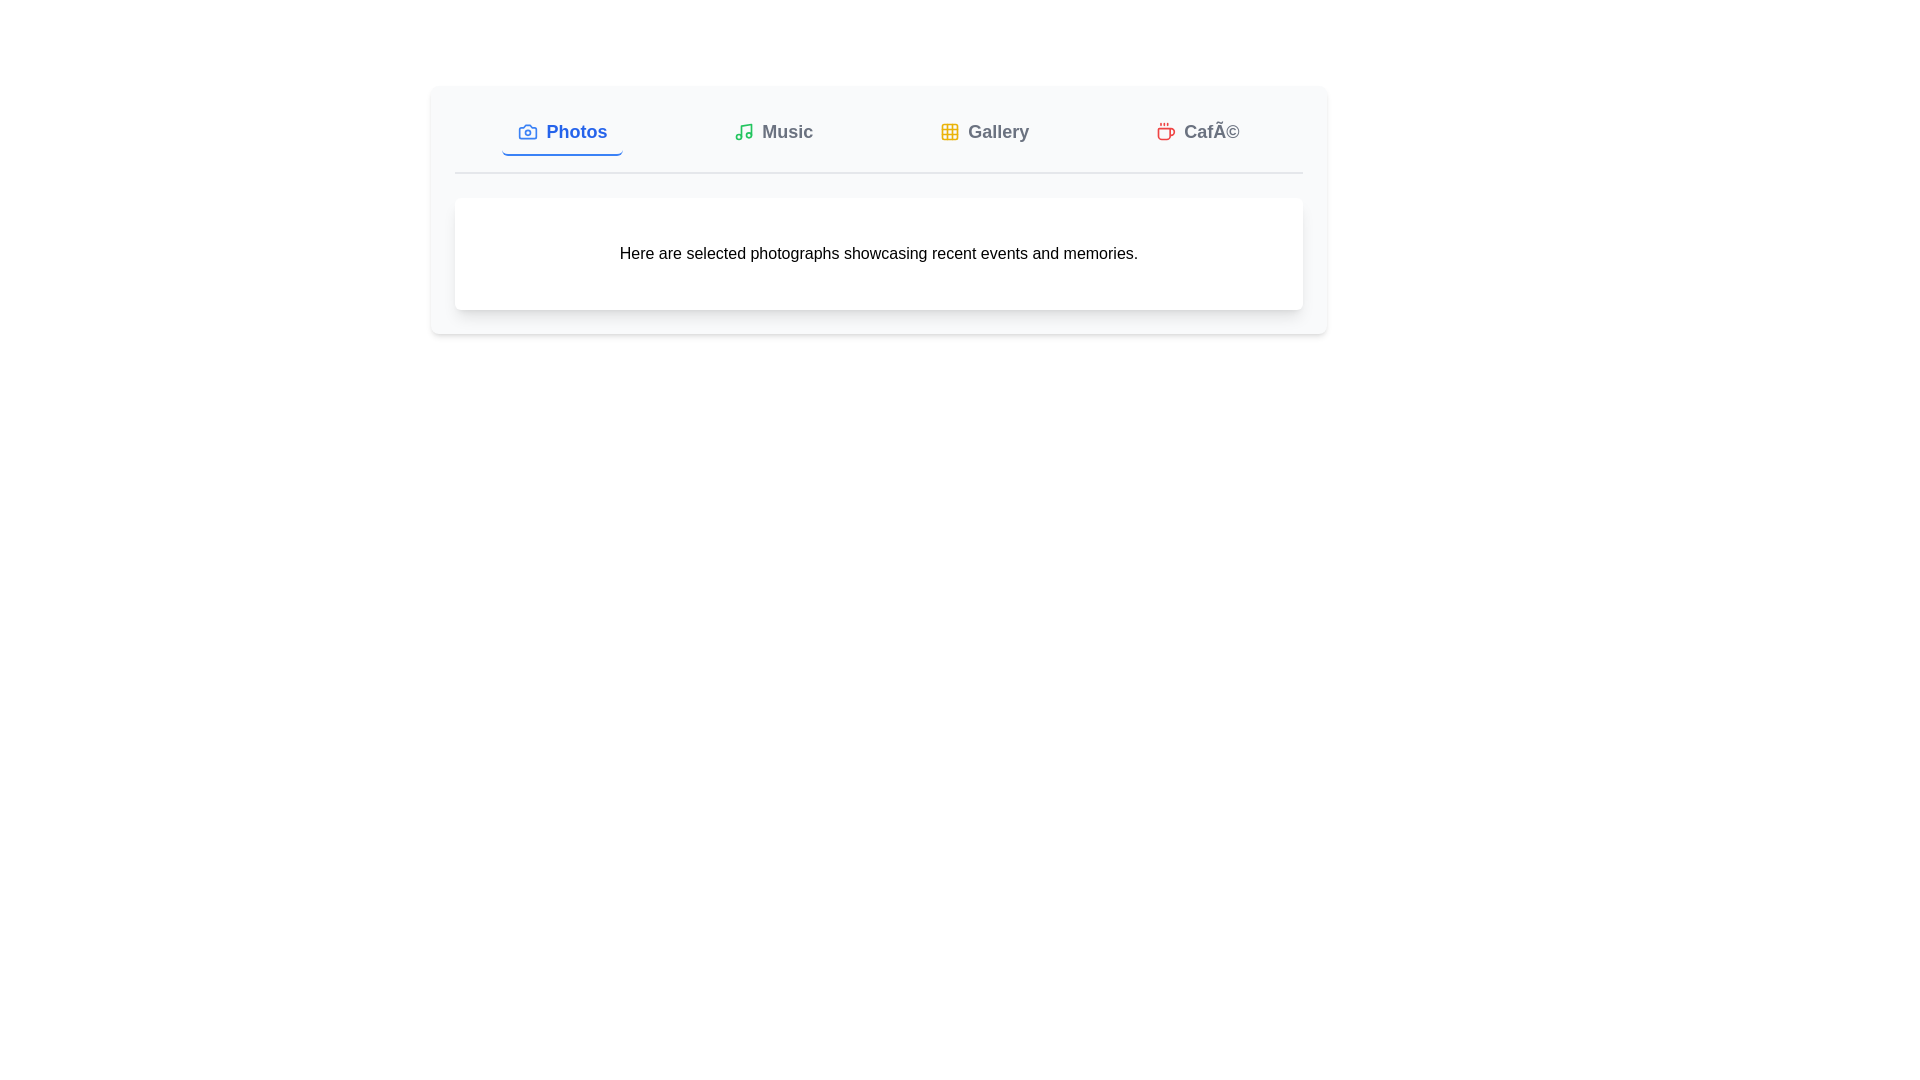 This screenshot has height=1080, width=1920. What do you see at coordinates (984, 132) in the screenshot?
I see `the 'Gallery' button in the navigation bar, which features a yellow grid icon and gray text in a modern sans-serif font` at bounding box center [984, 132].